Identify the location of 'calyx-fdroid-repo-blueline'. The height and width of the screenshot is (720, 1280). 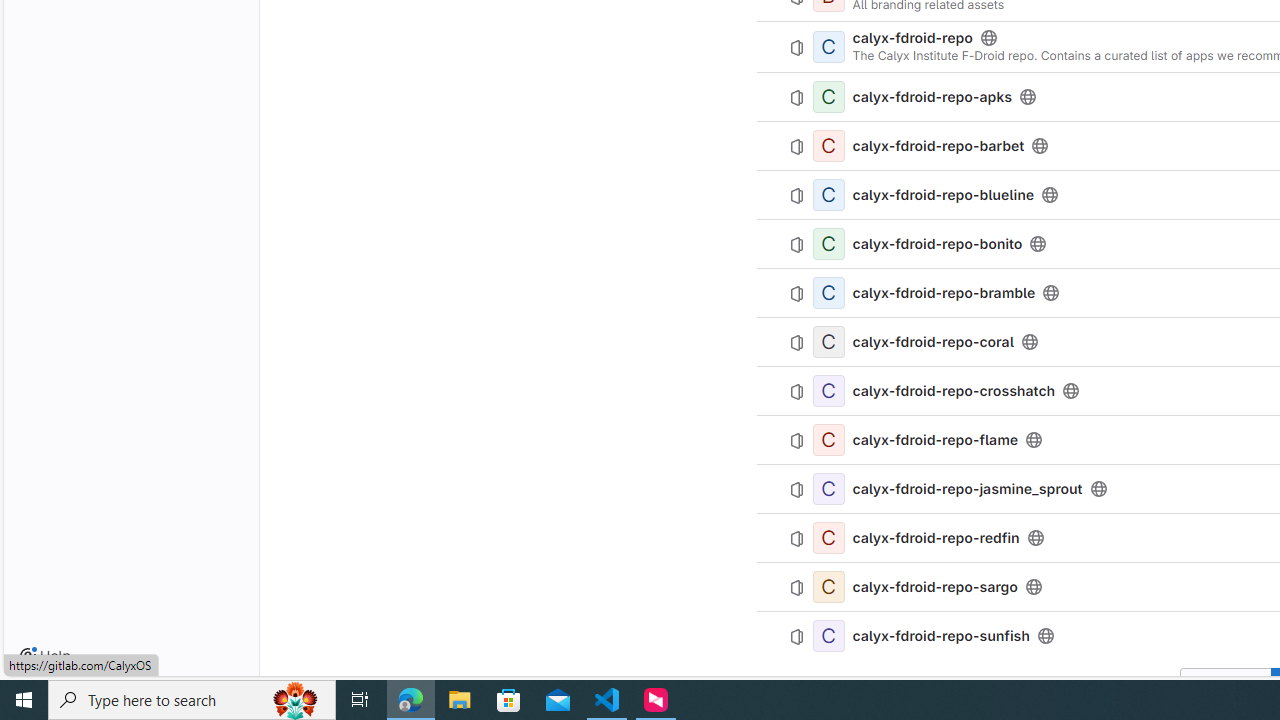
(943, 195).